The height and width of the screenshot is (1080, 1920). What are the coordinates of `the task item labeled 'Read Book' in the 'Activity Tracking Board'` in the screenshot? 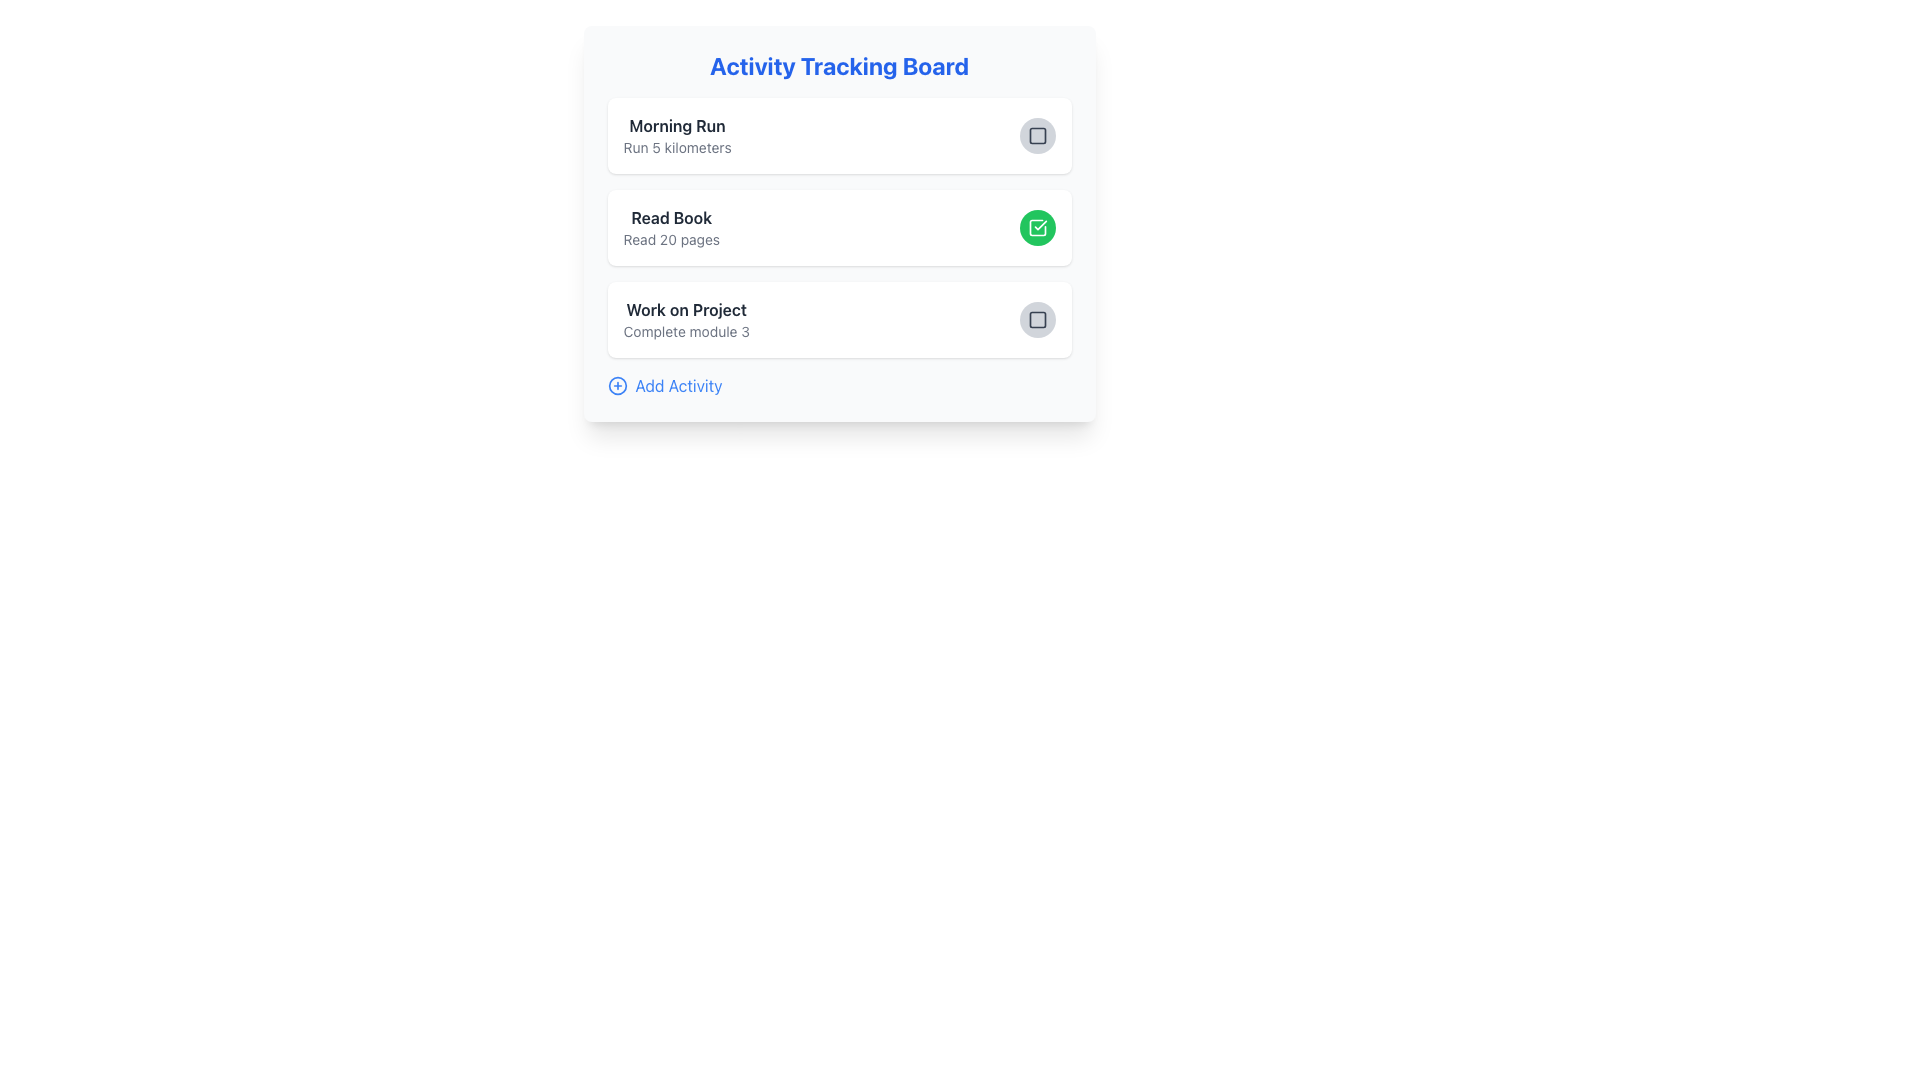 It's located at (839, 246).